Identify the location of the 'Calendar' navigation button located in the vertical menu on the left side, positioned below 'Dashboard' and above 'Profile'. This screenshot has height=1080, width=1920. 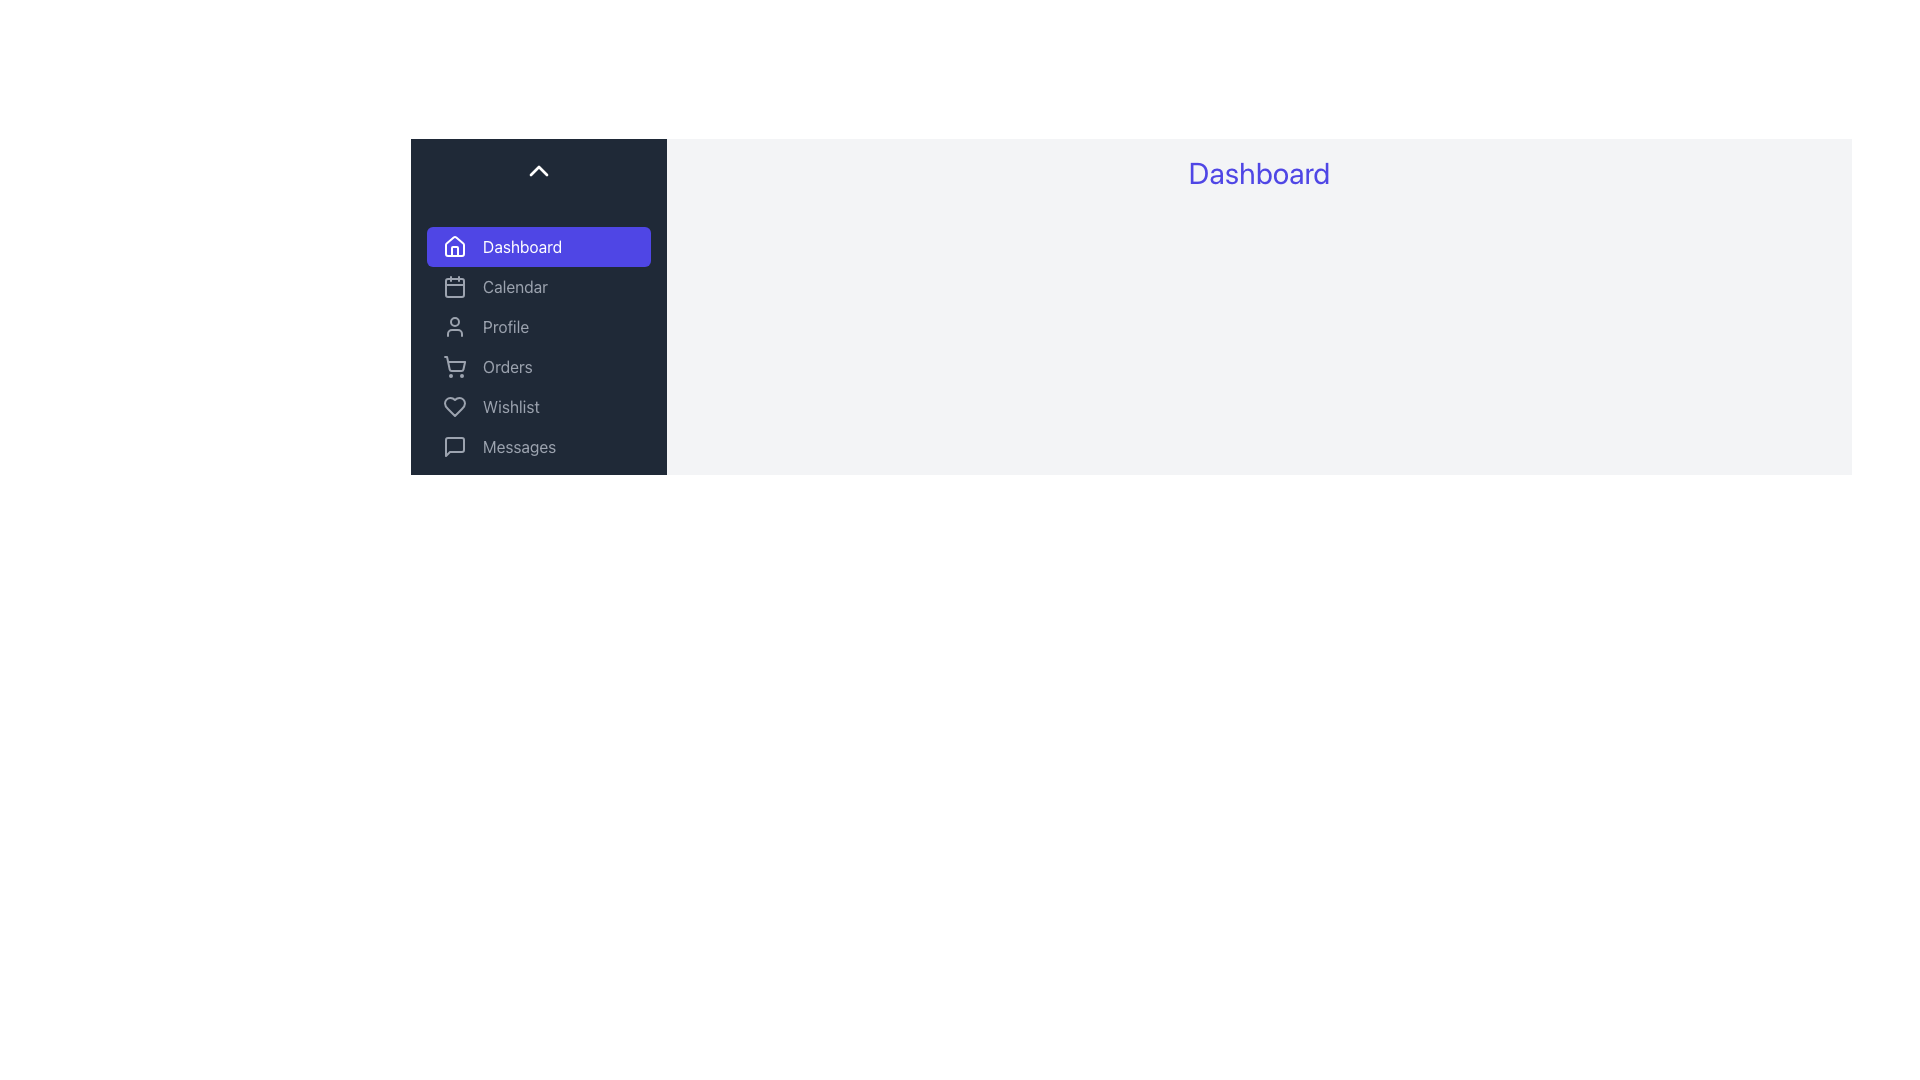
(538, 286).